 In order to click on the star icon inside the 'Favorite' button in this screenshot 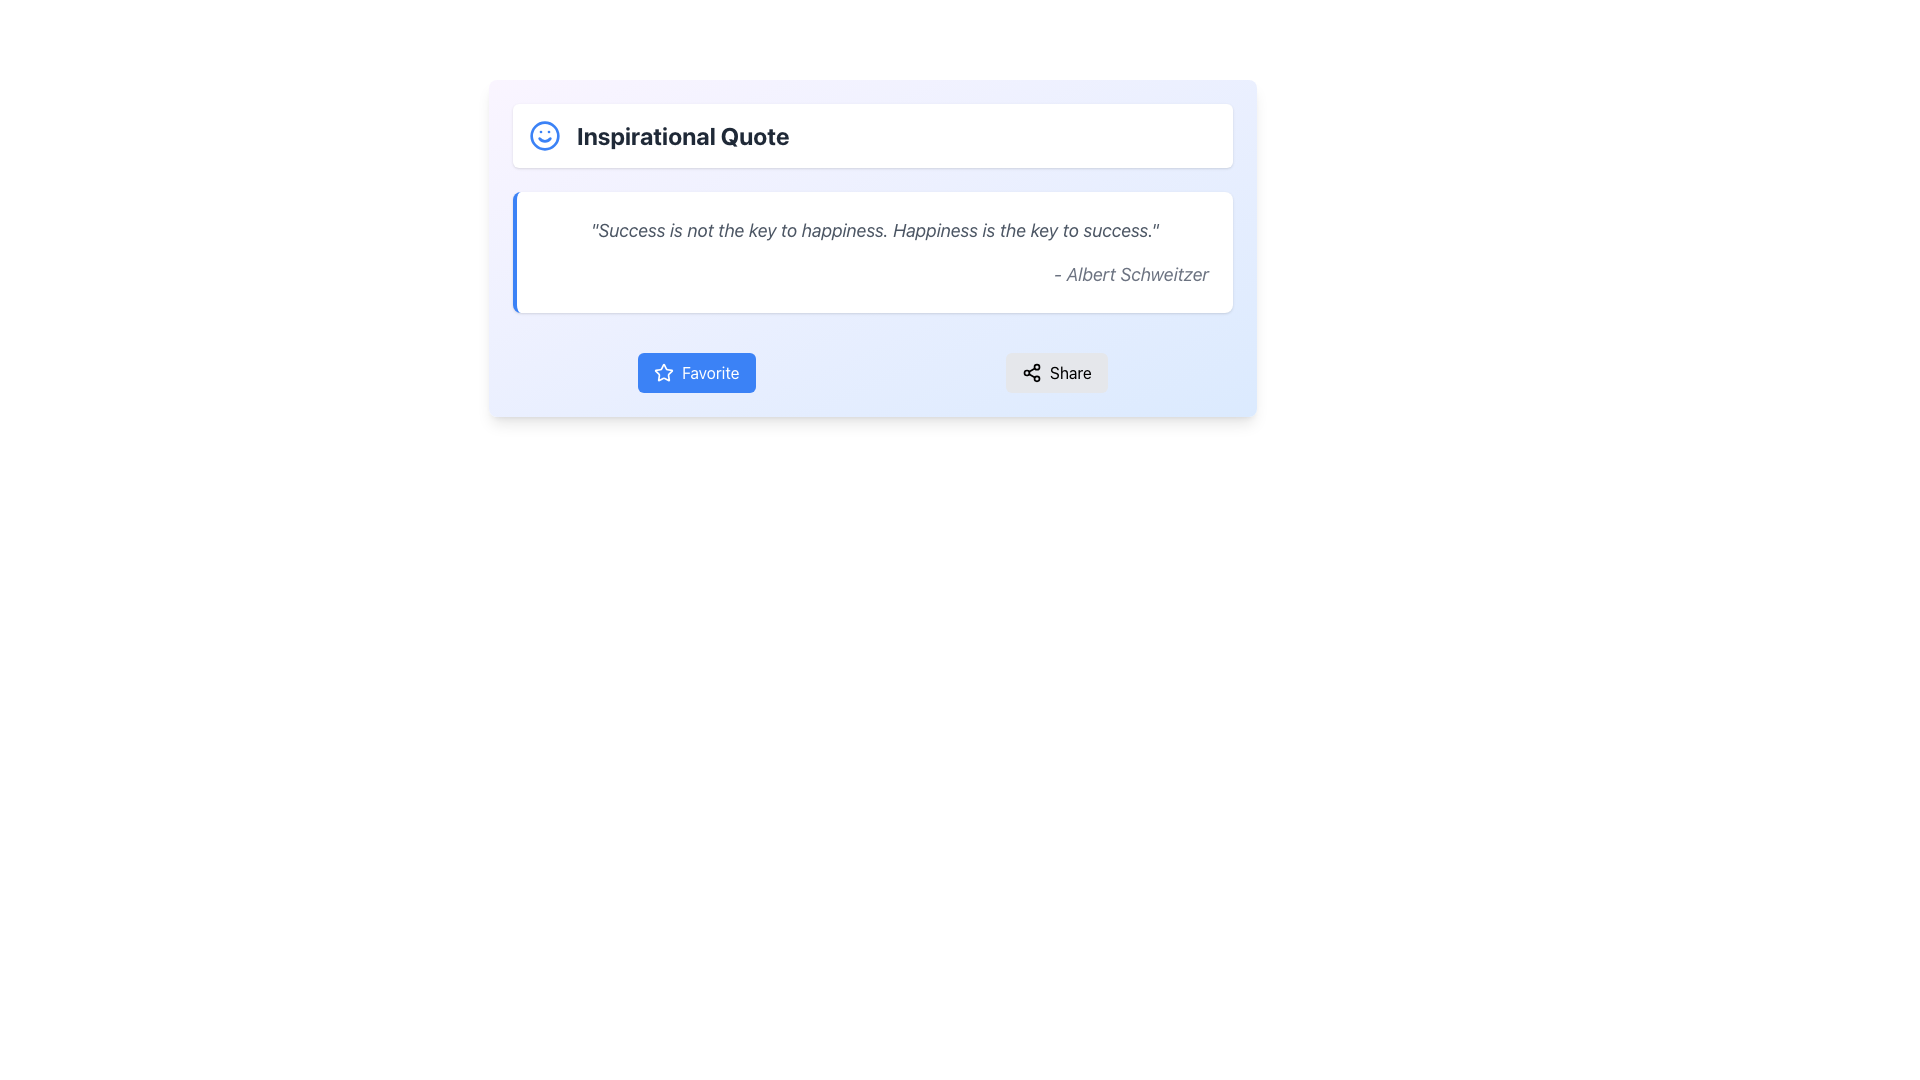, I will do `click(664, 372)`.